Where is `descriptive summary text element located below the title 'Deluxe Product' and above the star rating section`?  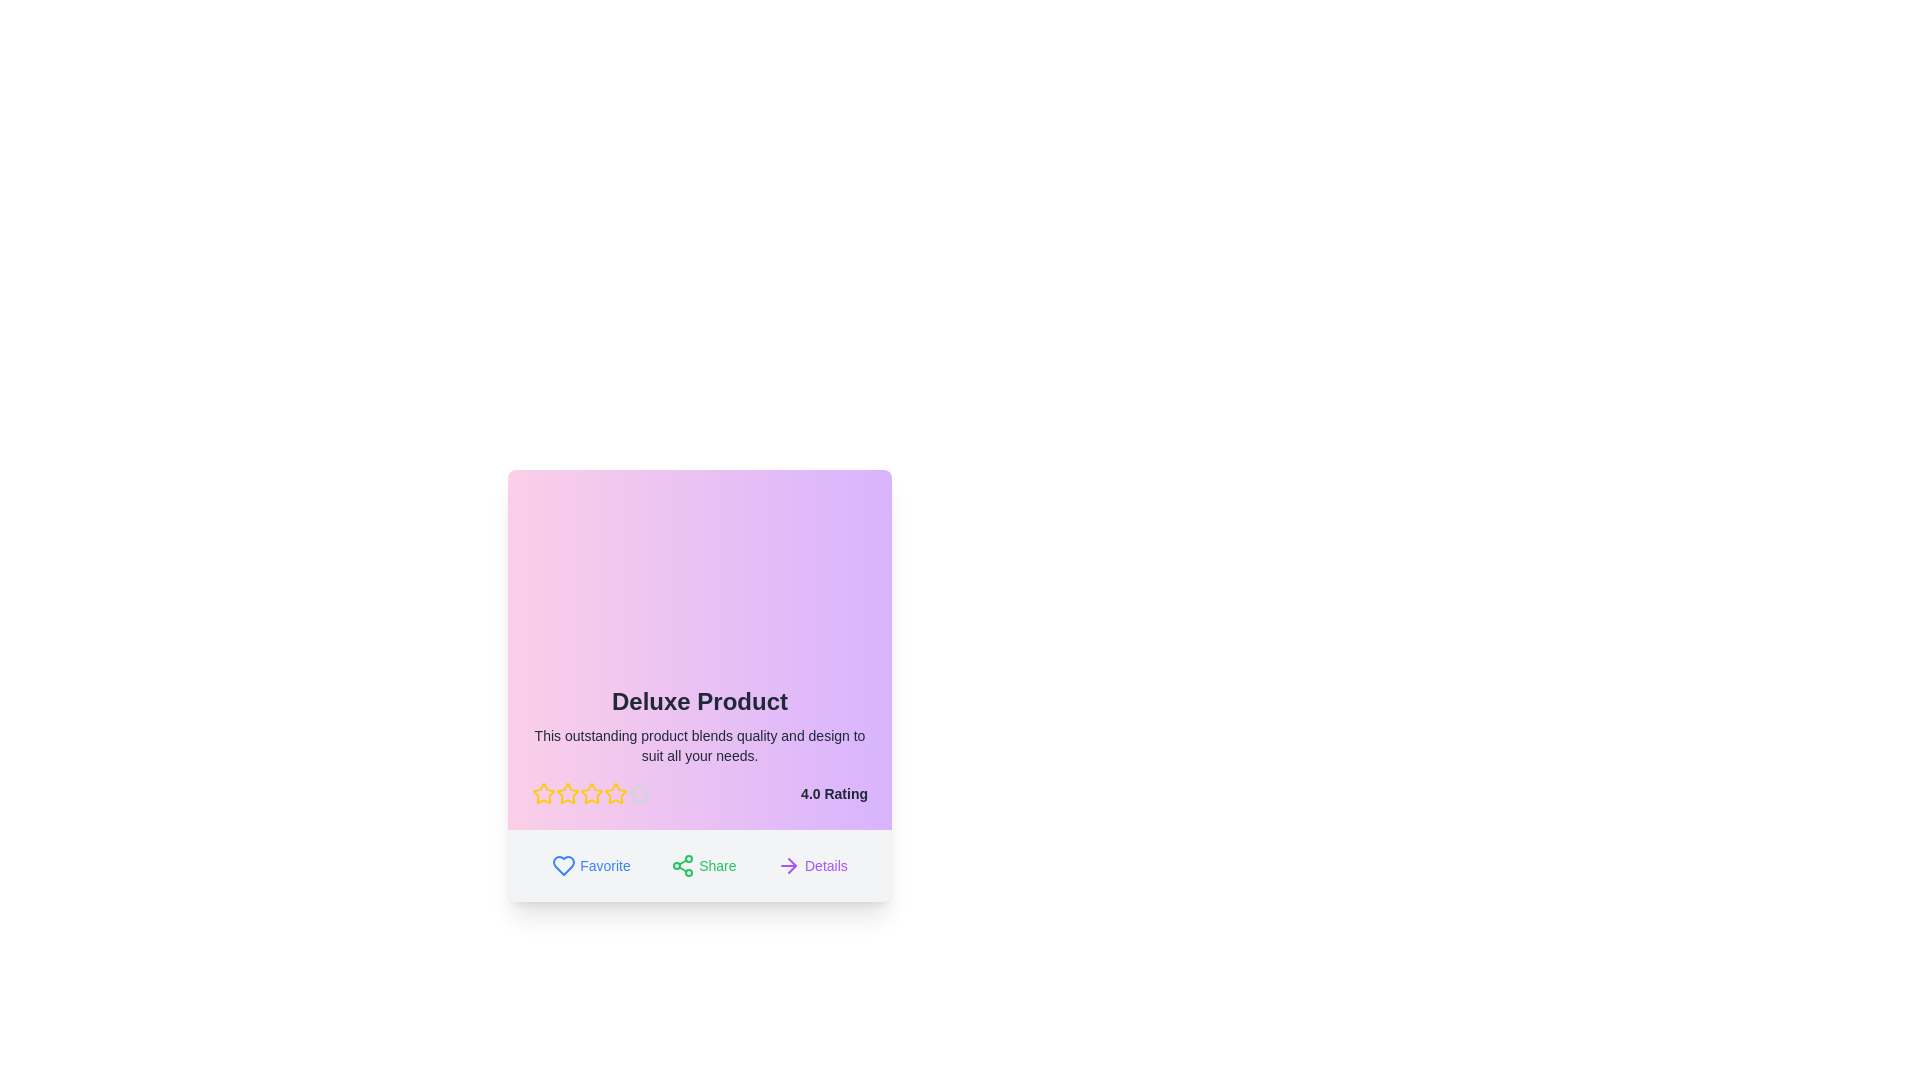 descriptive summary text element located below the title 'Deluxe Product' and above the star rating section is located at coordinates (700, 745).